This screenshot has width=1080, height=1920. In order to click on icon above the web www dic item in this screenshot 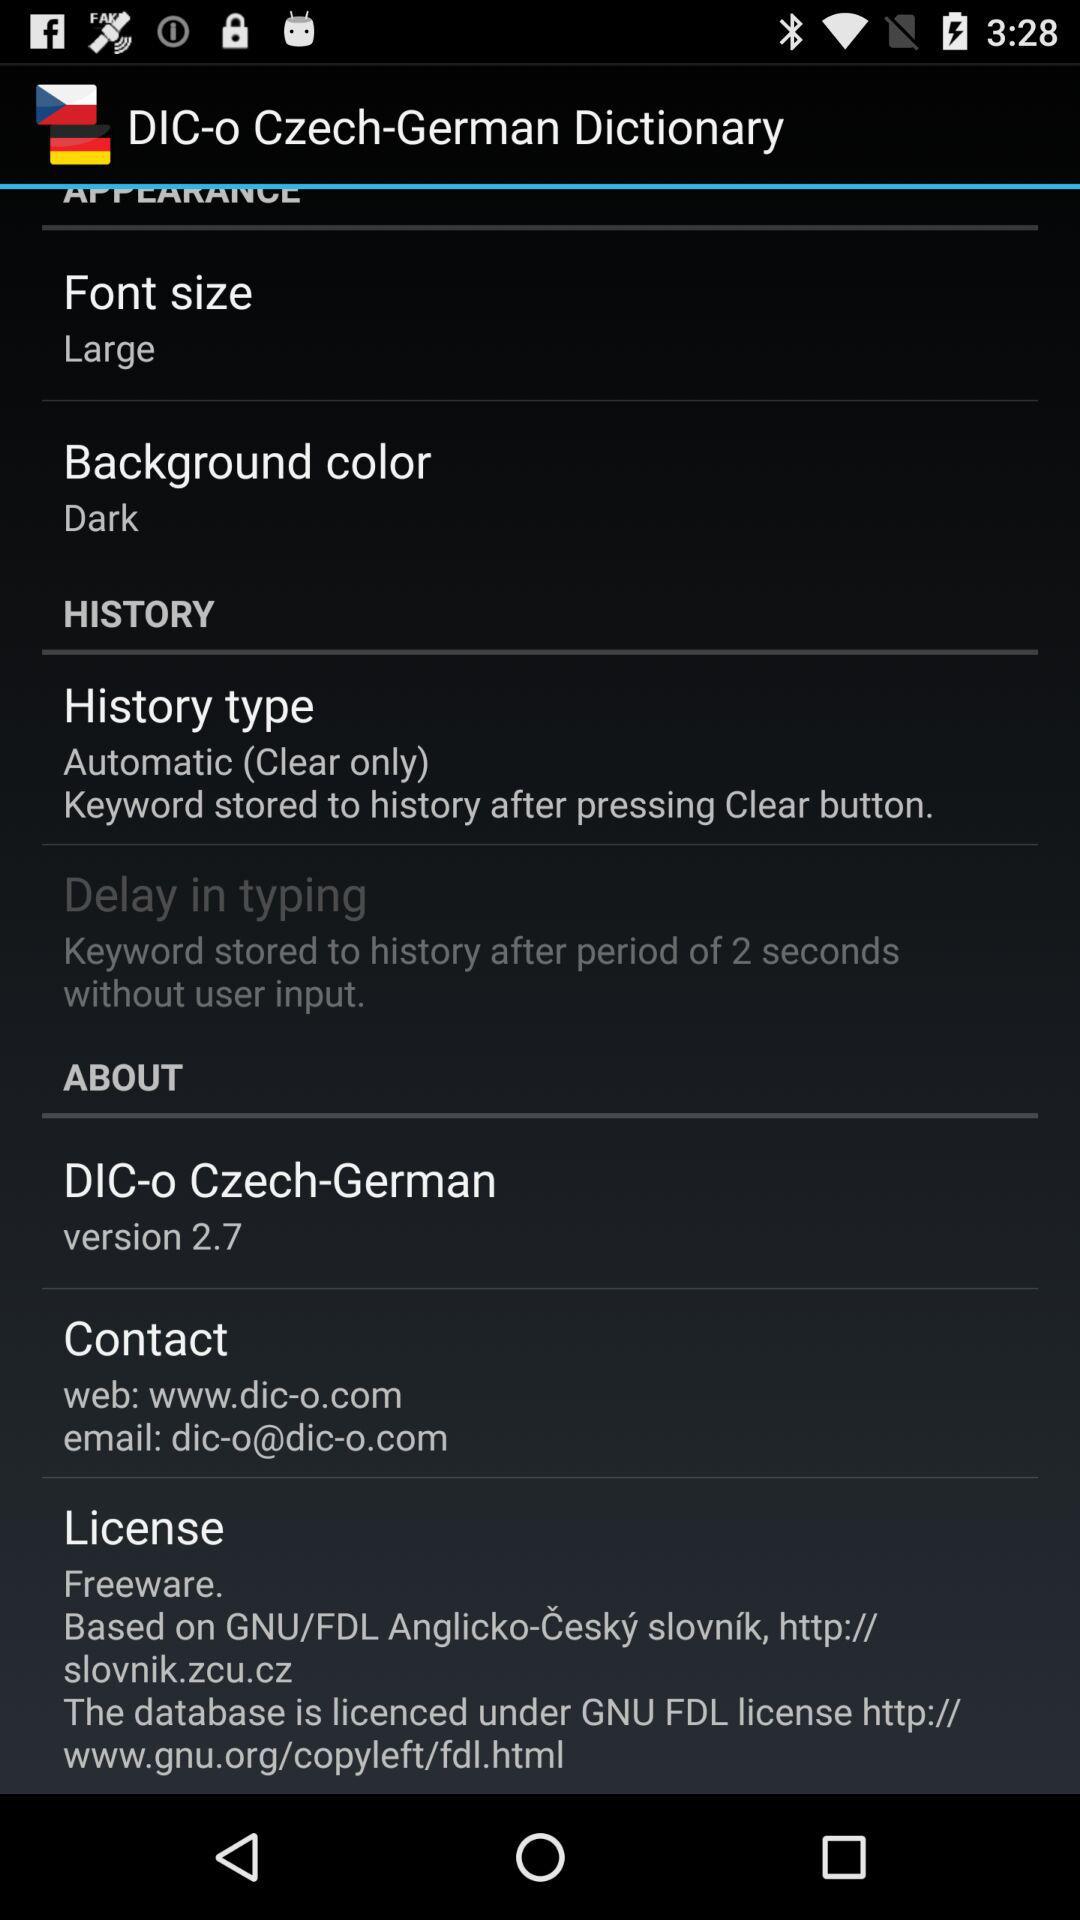, I will do `click(144, 1336)`.